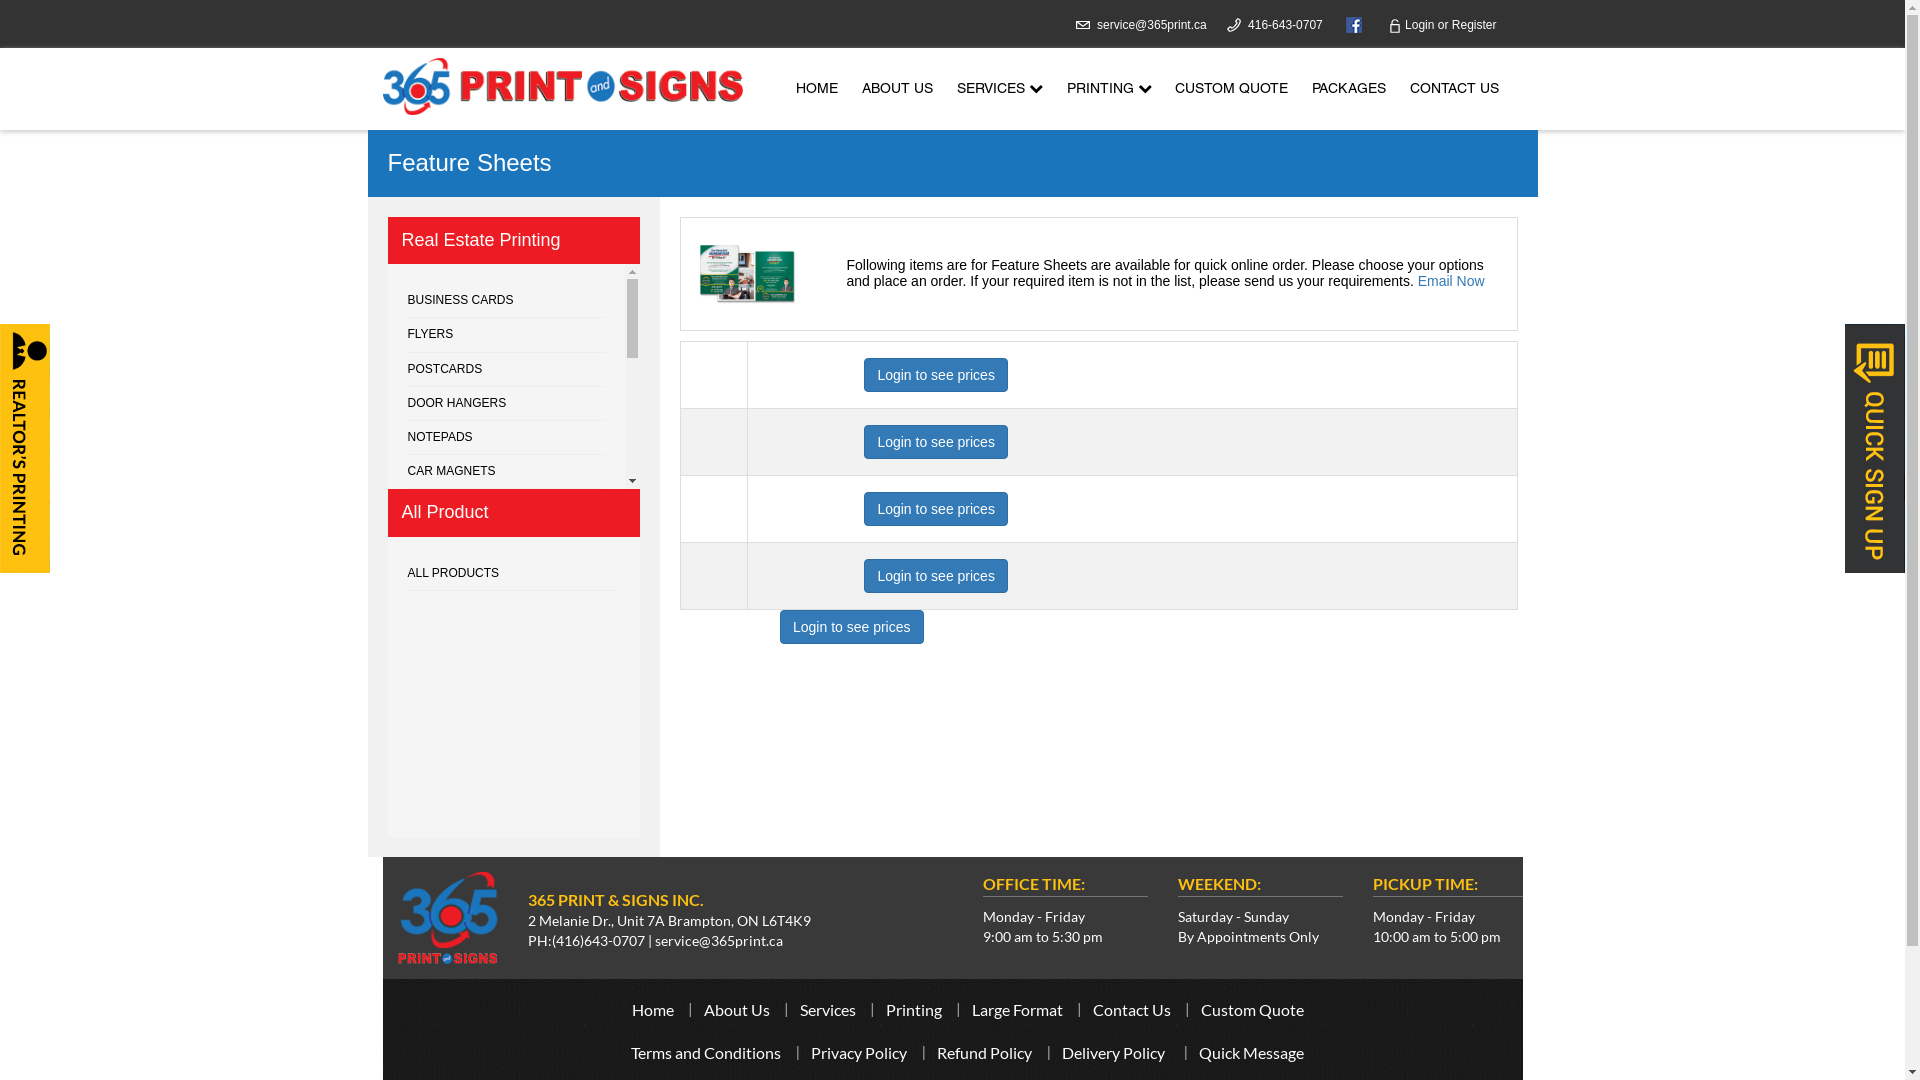 The height and width of the screenshot is (1080, 1920). What do you see at coordinates (912, 1009) in the screenshot?
I see `'Printing'` at bounding box center [912, 1009].